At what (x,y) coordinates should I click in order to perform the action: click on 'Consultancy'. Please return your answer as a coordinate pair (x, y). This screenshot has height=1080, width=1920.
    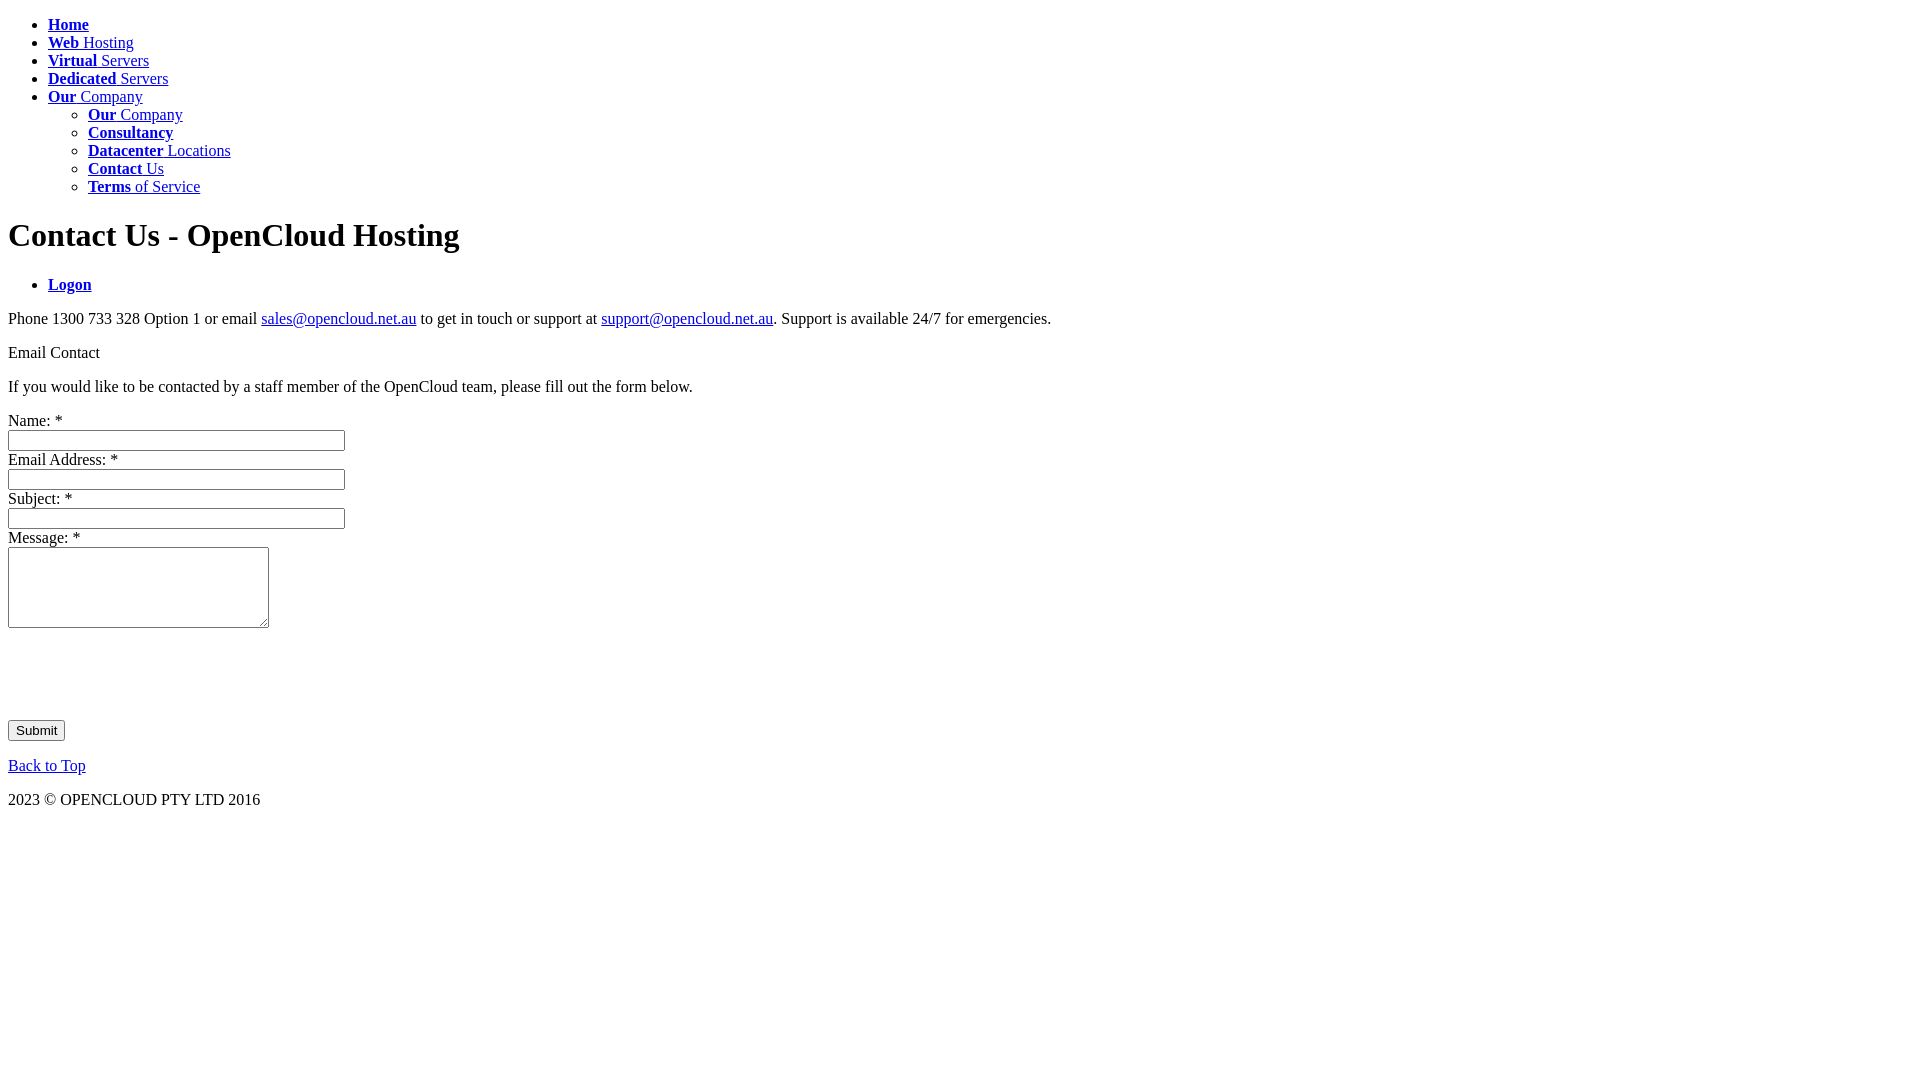
    Looking at the image, I should click on (129, 132).